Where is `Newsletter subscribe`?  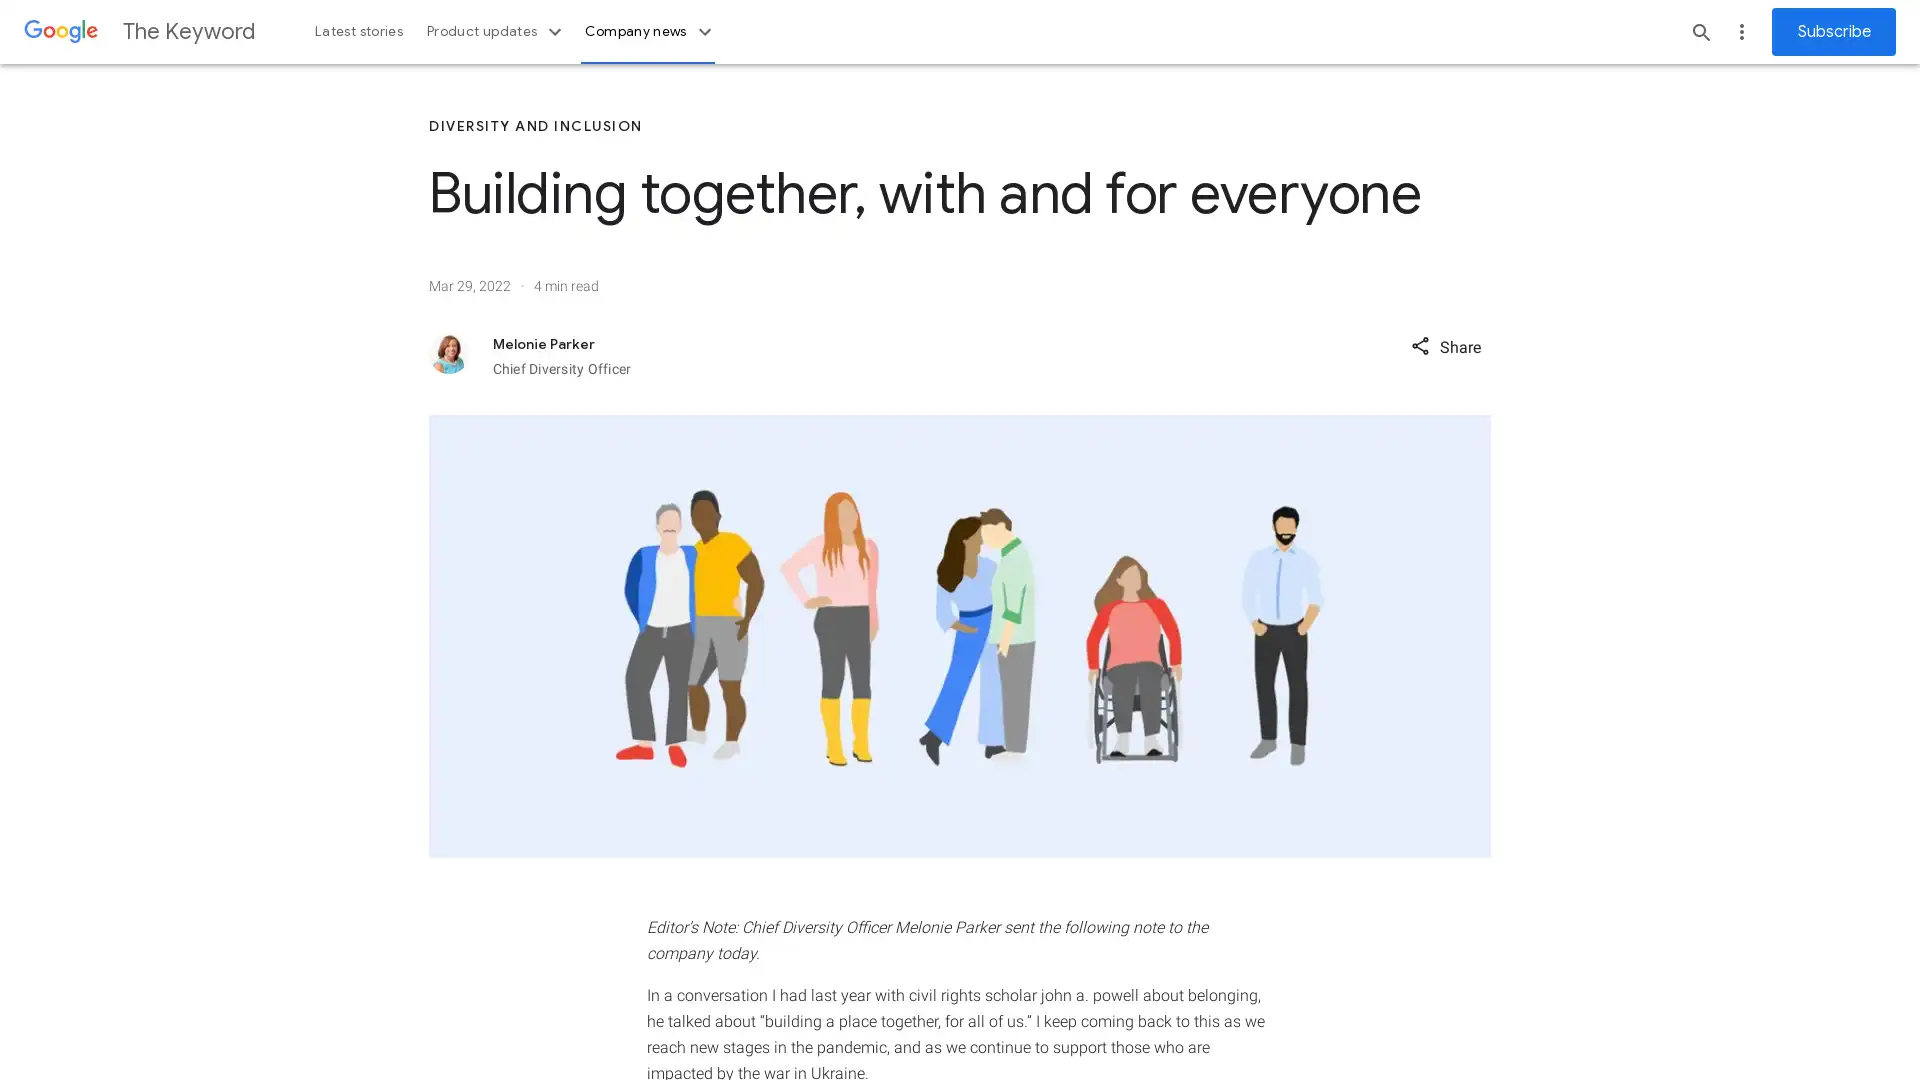
Newsletter subscribe is located at coordinates (1833, 31).